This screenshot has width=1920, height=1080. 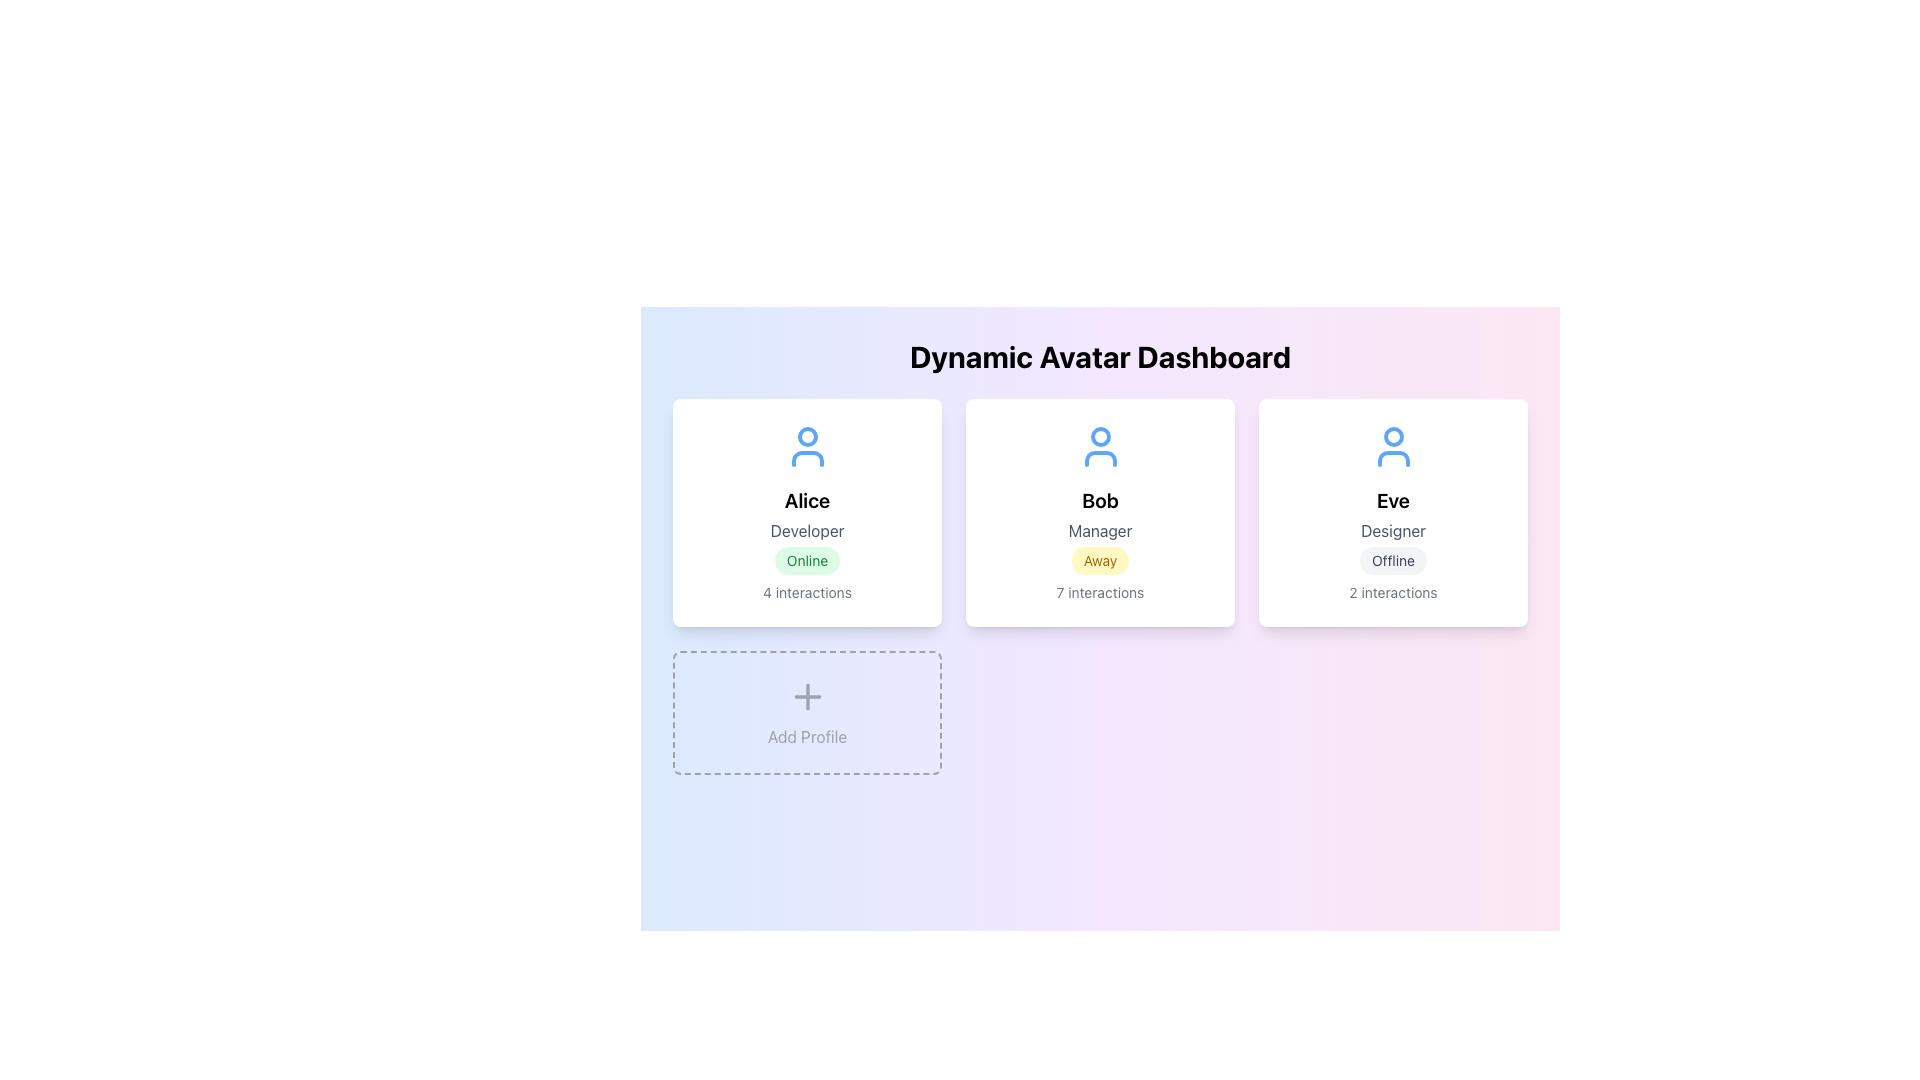 What do you see at coordinates (1099, 560) in the screenshot?
I see `status displayed on the 'Away' badge, which has a yellow background and is located in the middle card for 'Bob', below the 'Manager' label` at bounding box center [1099, 560].